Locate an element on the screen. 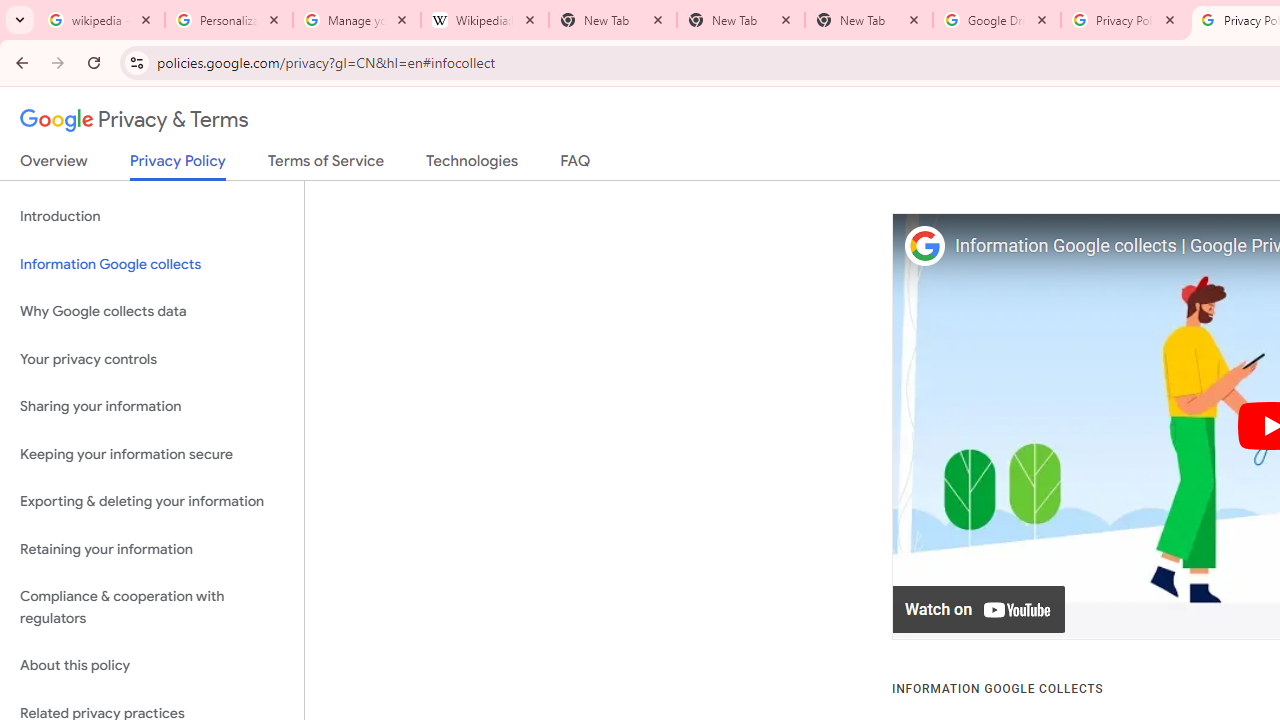 The height and width of the screenshot is (720, 1280). 'Sharing your information' is located at coordinates (151, 406).